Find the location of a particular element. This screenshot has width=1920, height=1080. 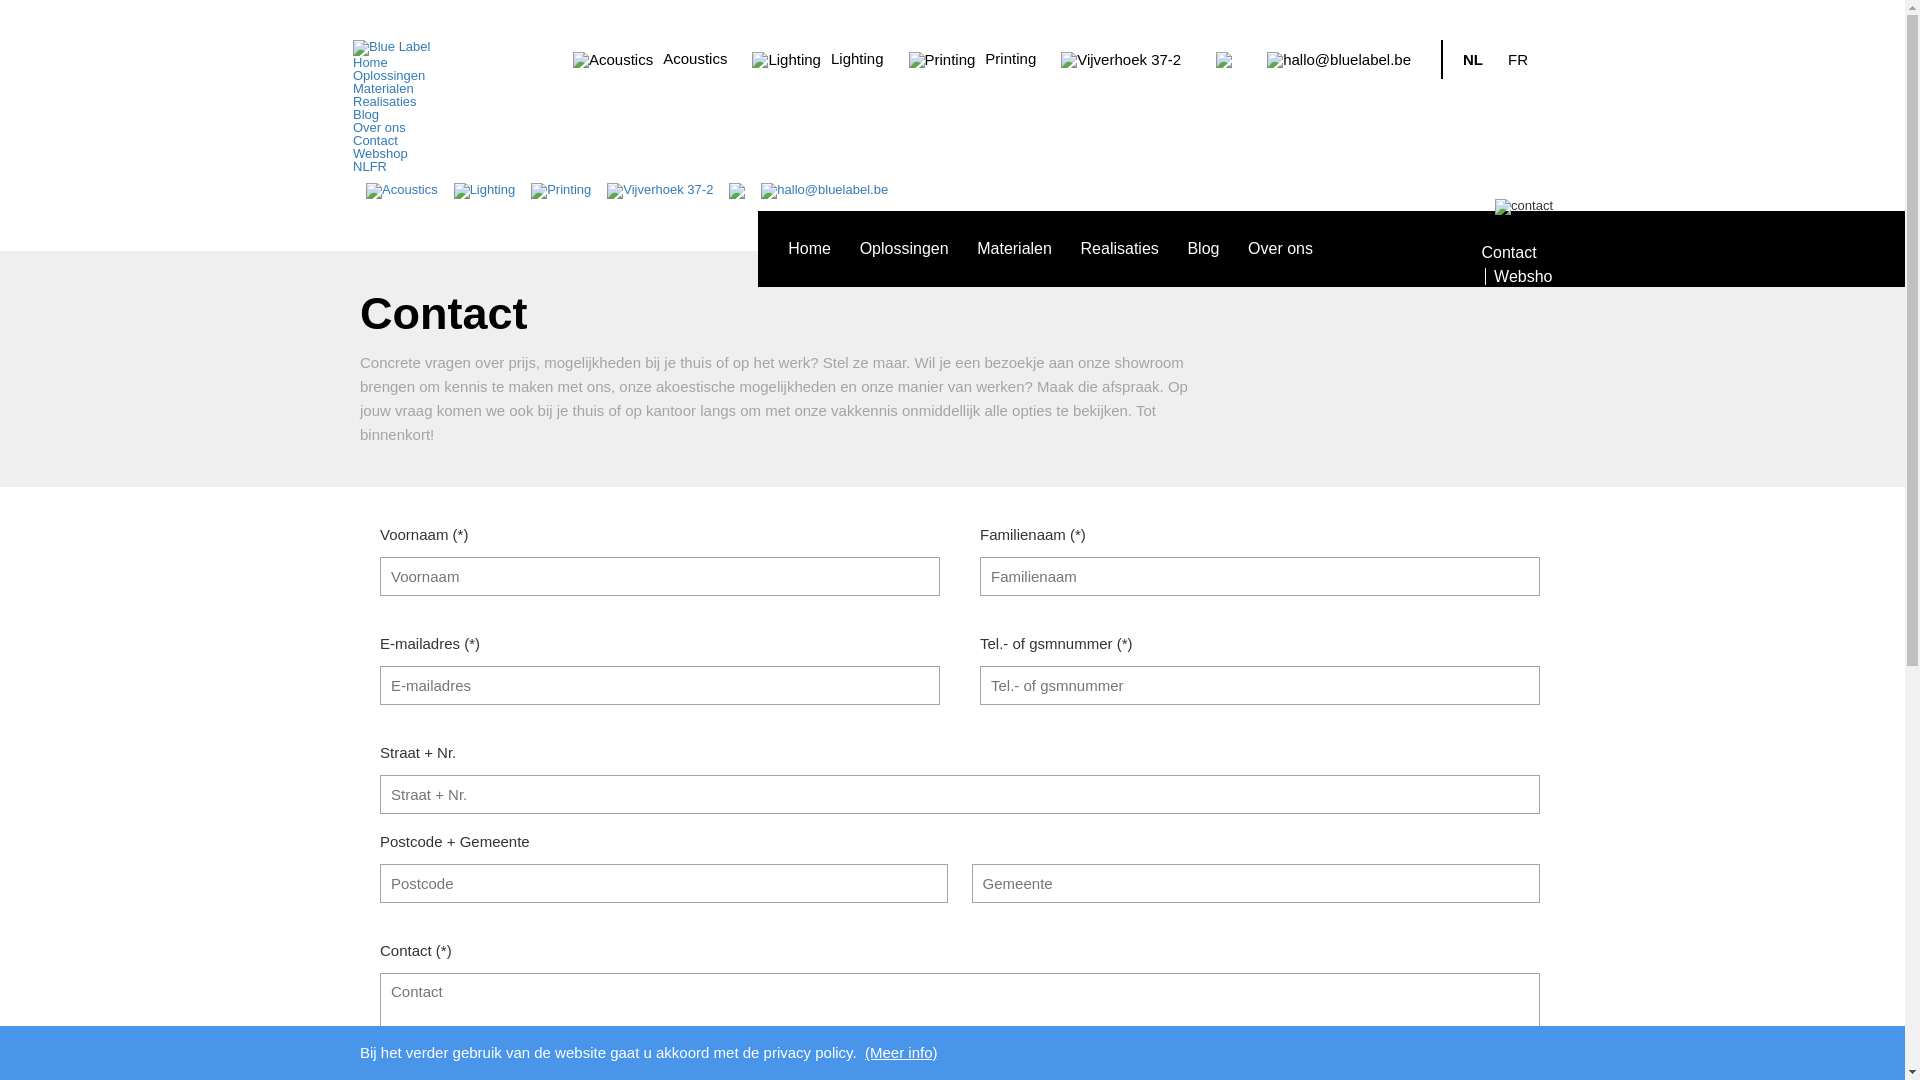

'Webshop' is located at coordinates (380, 152).